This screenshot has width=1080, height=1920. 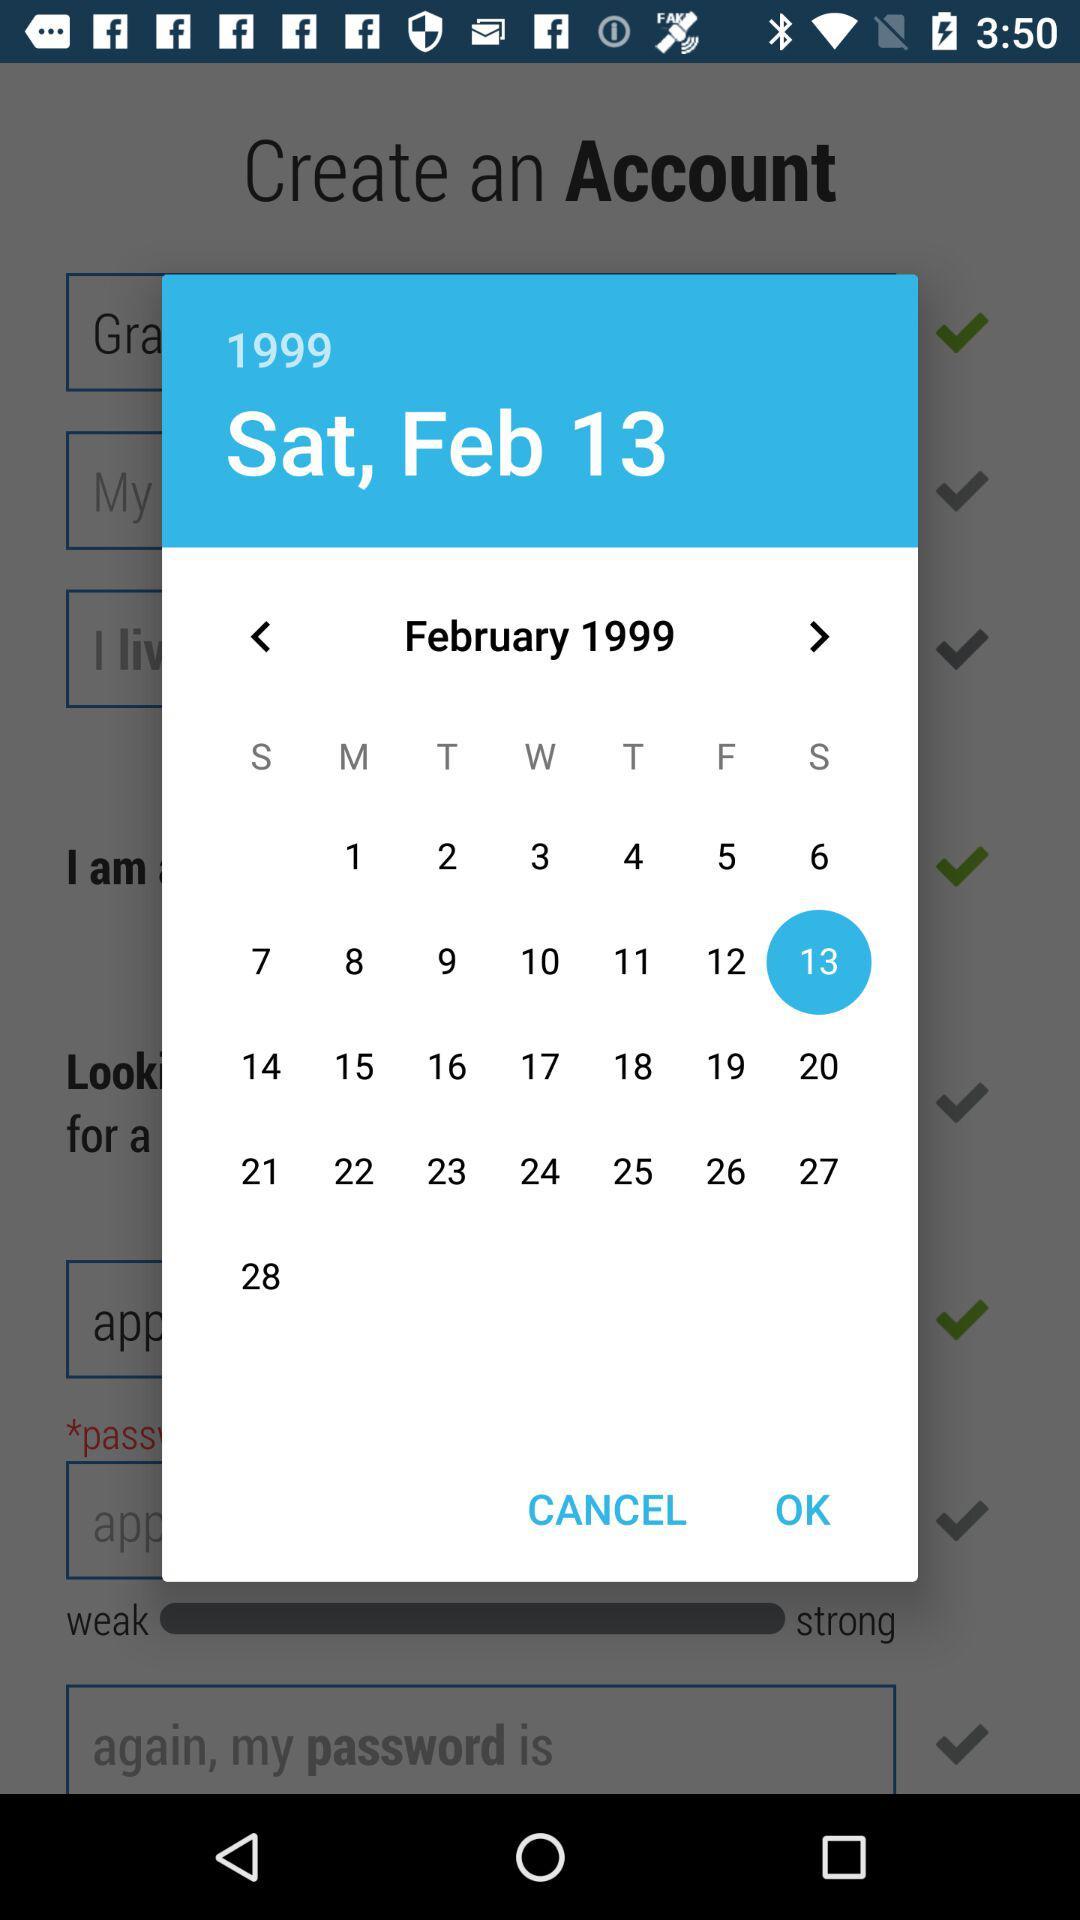 What do you see at coordinates (540, 327) in the screenshot?
I see `the 1999` at bounding box center [540, 327].